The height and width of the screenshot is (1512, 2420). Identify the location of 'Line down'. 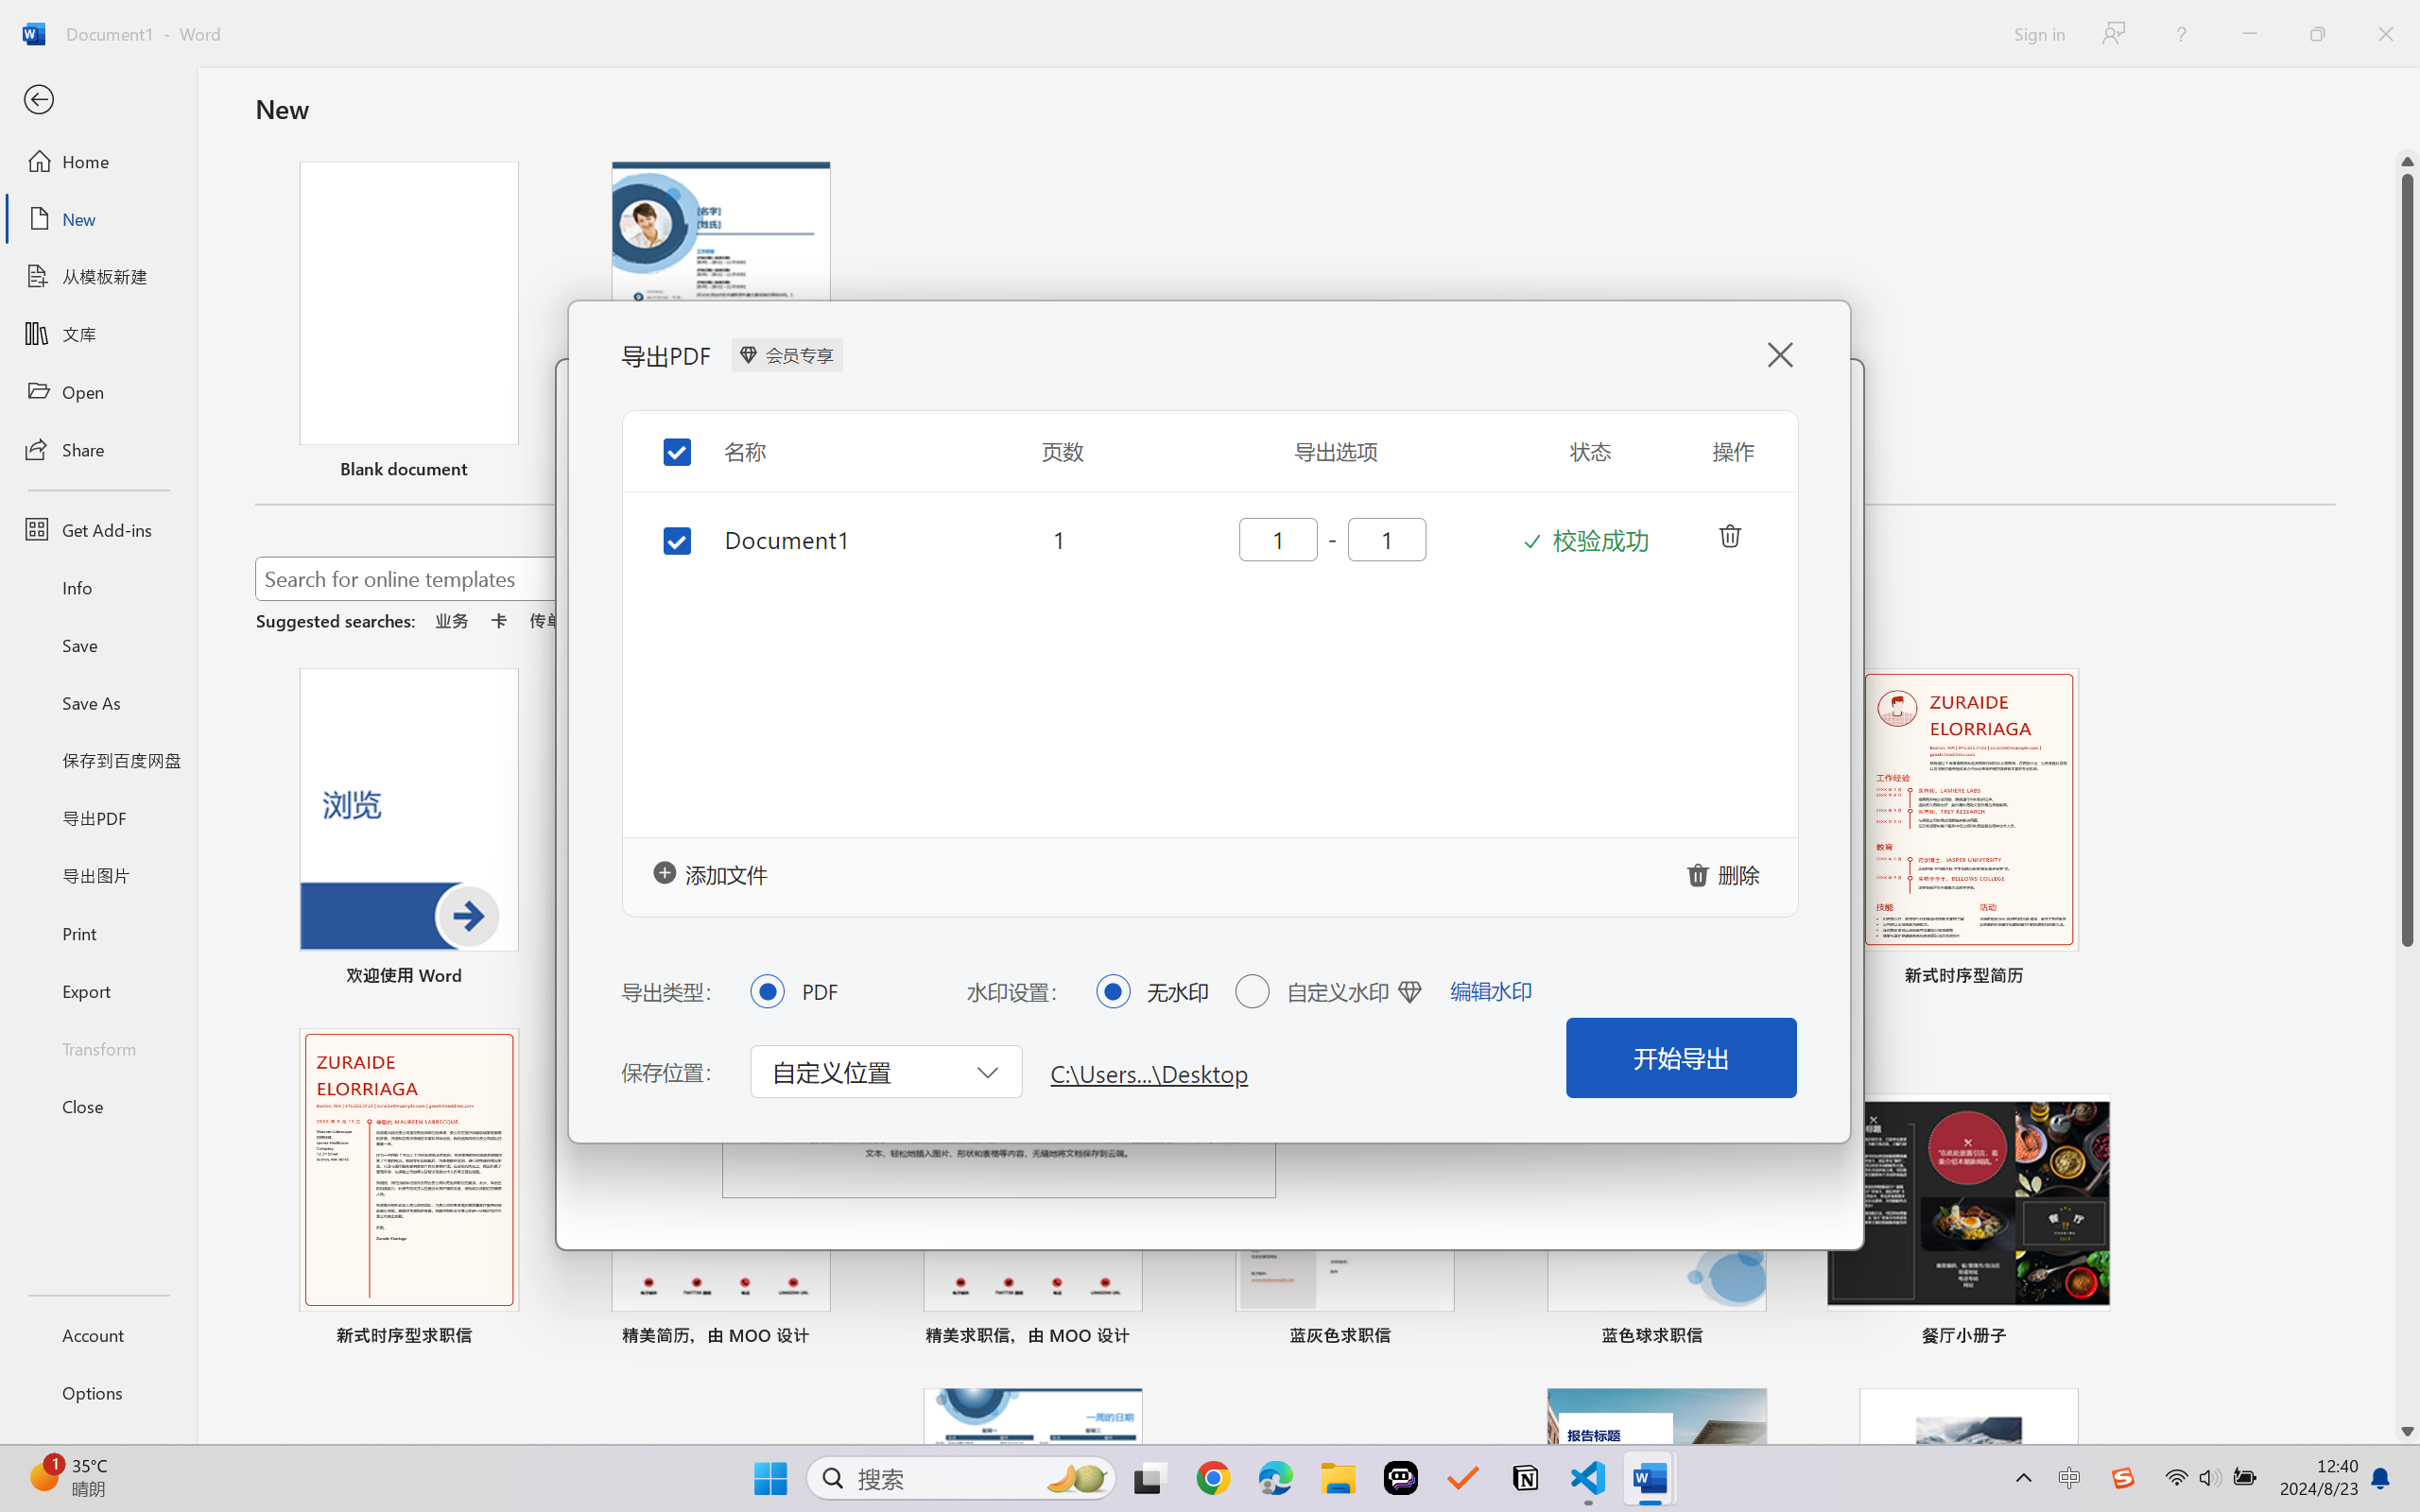
(2407, 1432).